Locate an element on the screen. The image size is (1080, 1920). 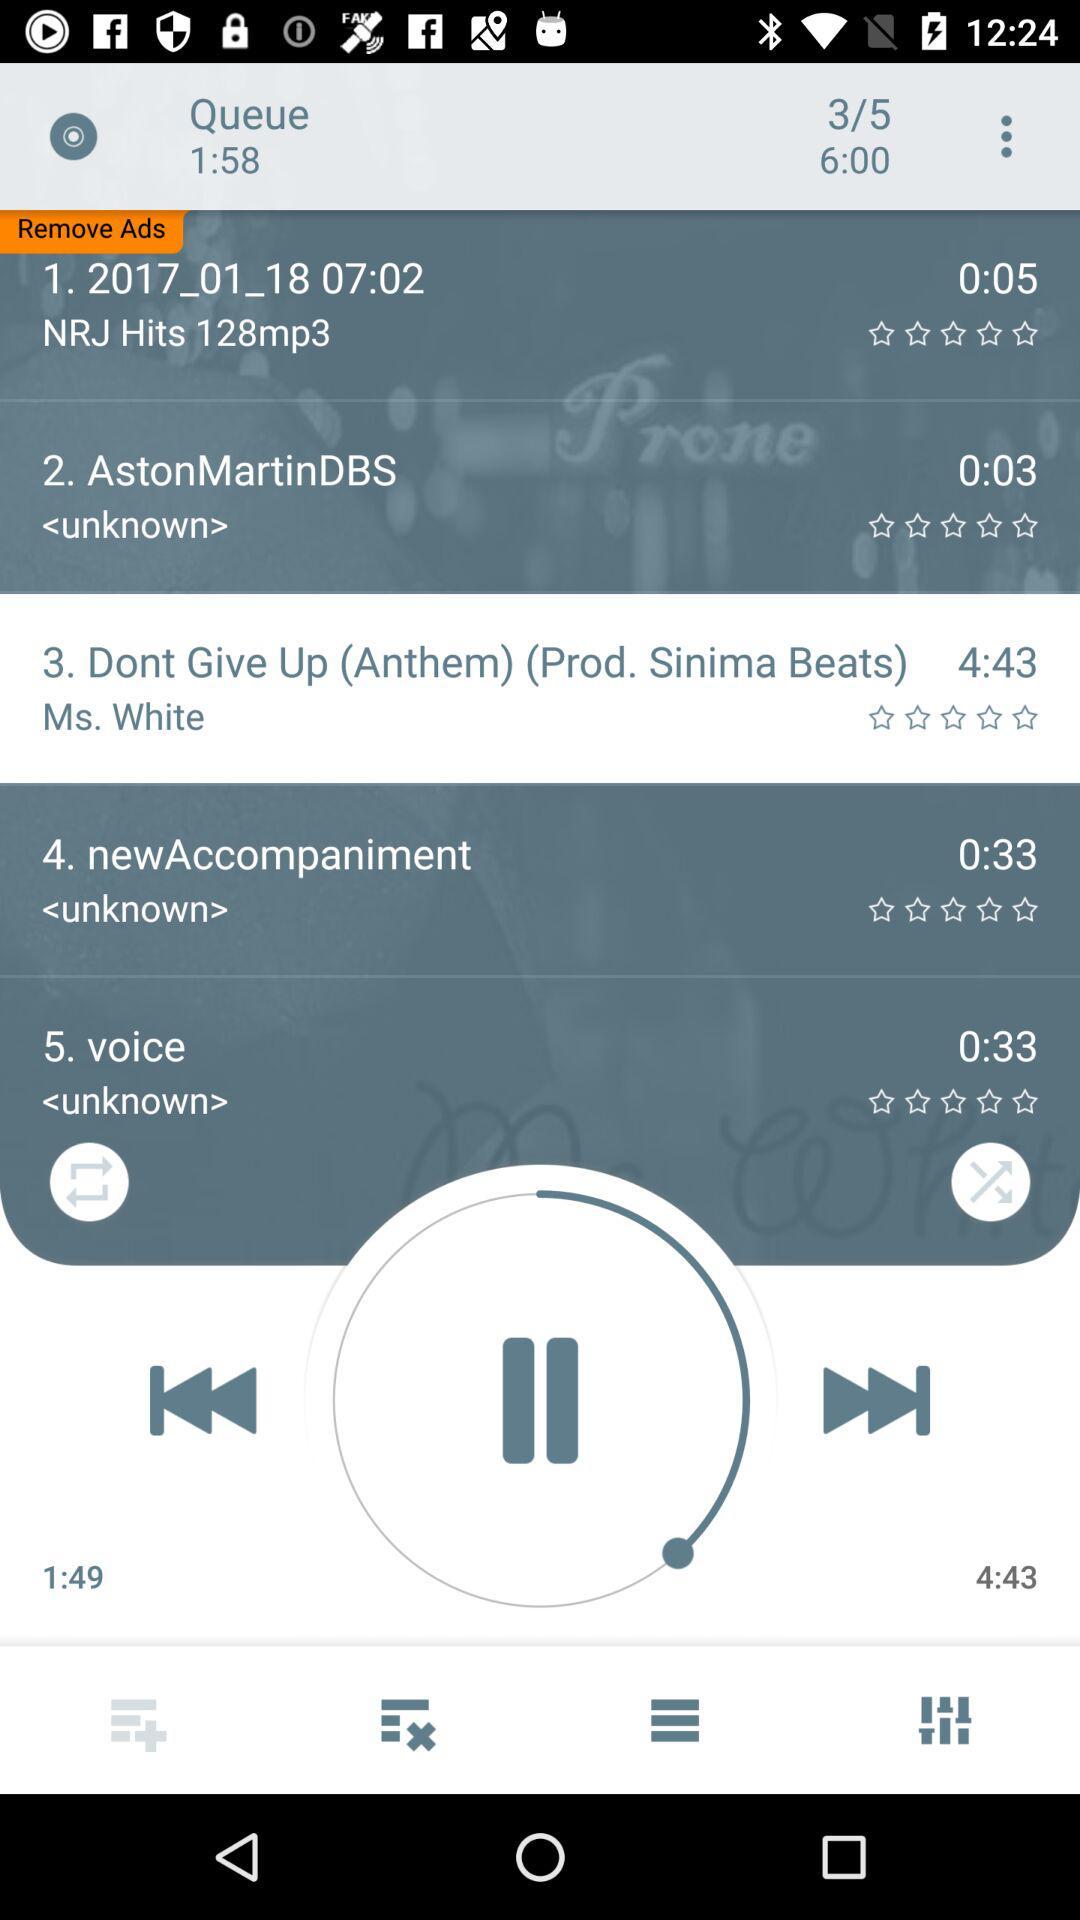
icon to the right of the 3/5 icon is located at coordinates (1006, 135).